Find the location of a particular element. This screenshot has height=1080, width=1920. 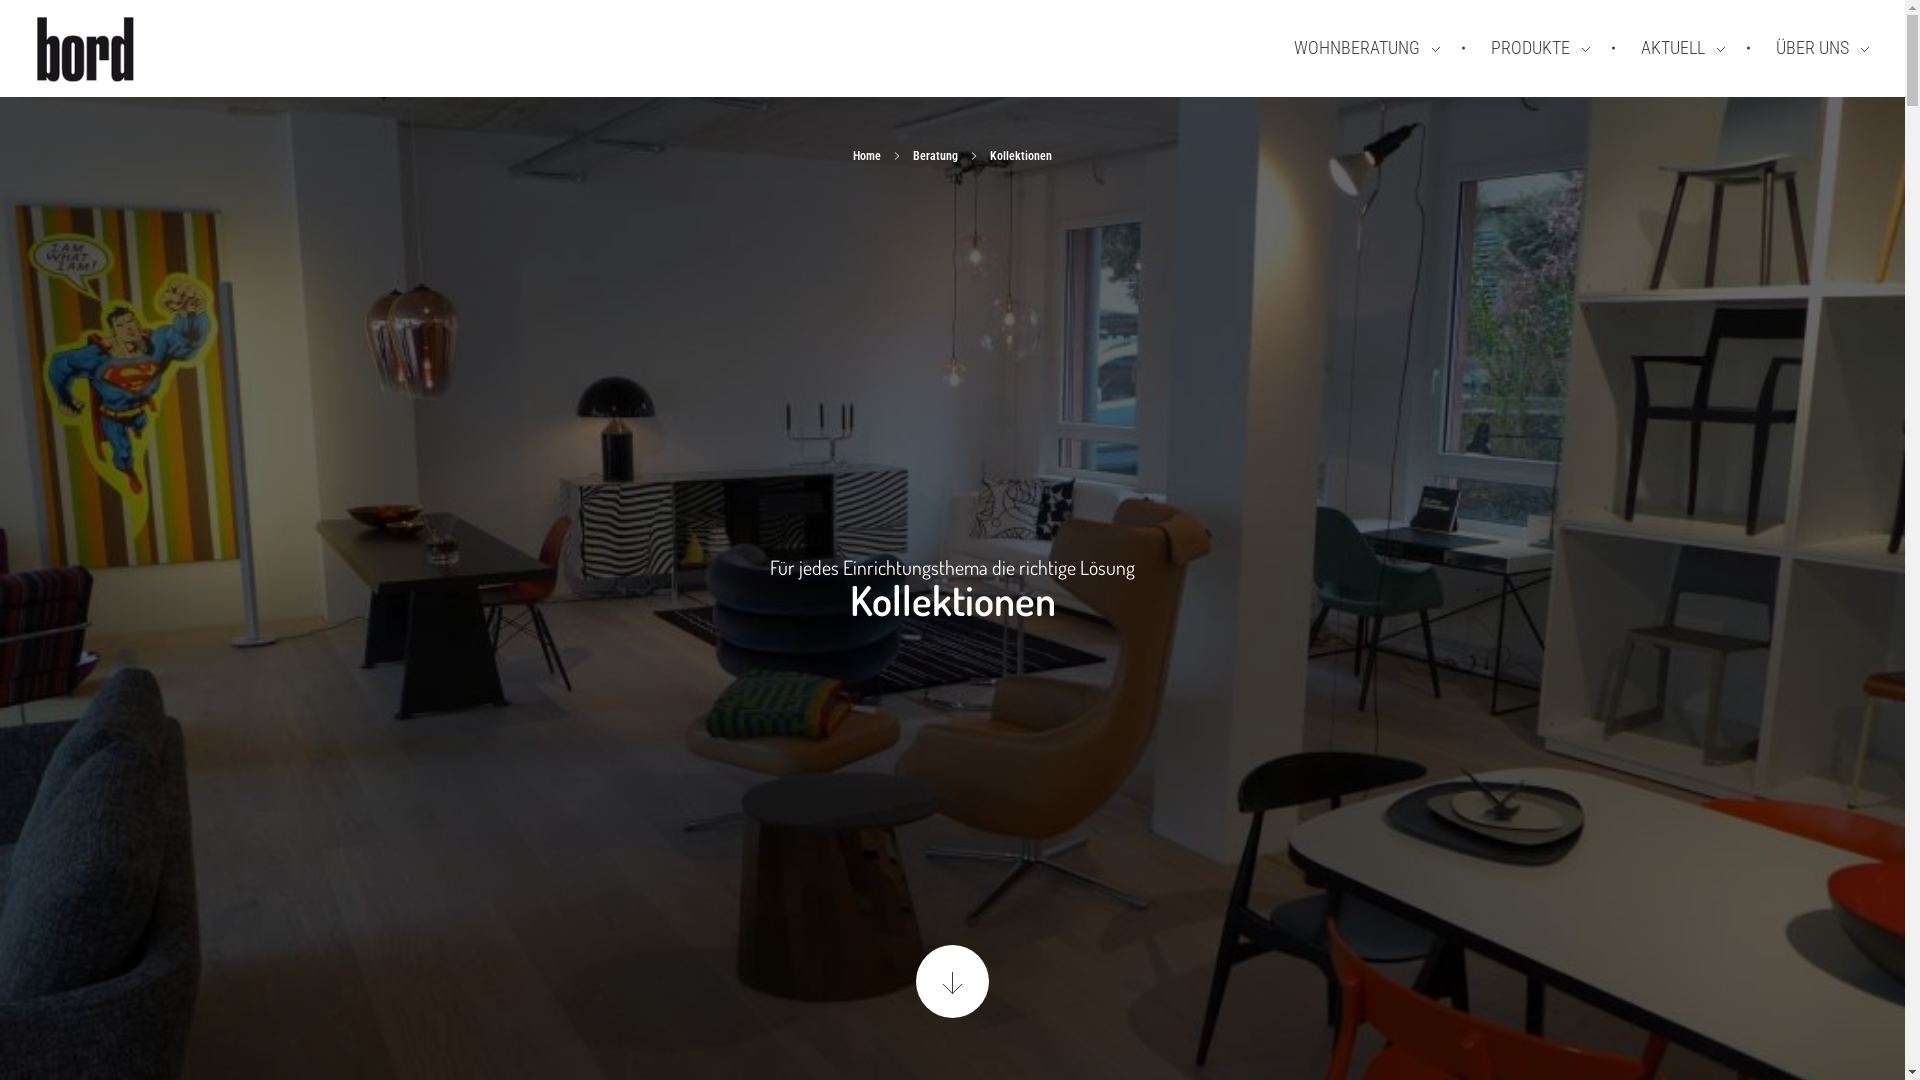

'Home' is located at coordinates (853, 154).